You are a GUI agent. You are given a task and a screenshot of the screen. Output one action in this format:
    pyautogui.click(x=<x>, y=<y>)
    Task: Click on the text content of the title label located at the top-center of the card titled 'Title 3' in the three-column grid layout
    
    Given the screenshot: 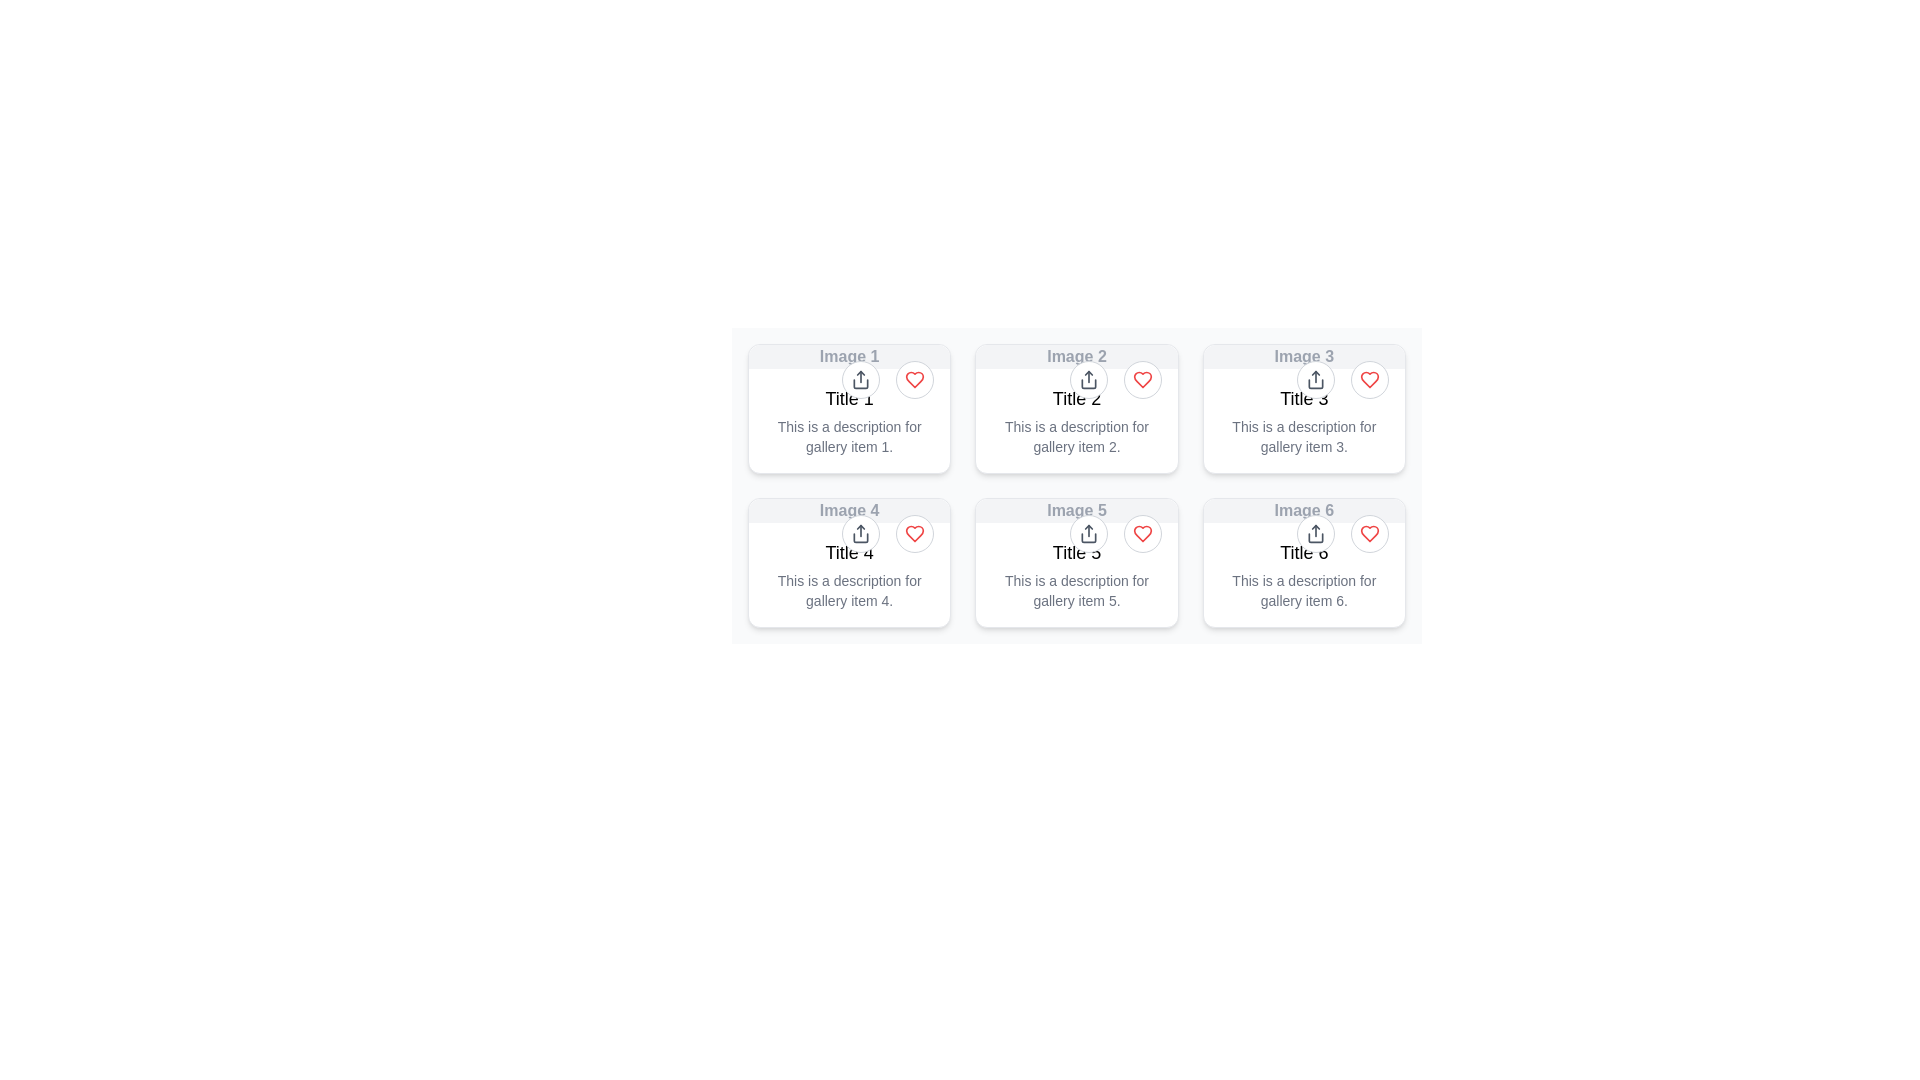 What is the action you would take?
    pyautogui.click(x=1304, y=356)
    